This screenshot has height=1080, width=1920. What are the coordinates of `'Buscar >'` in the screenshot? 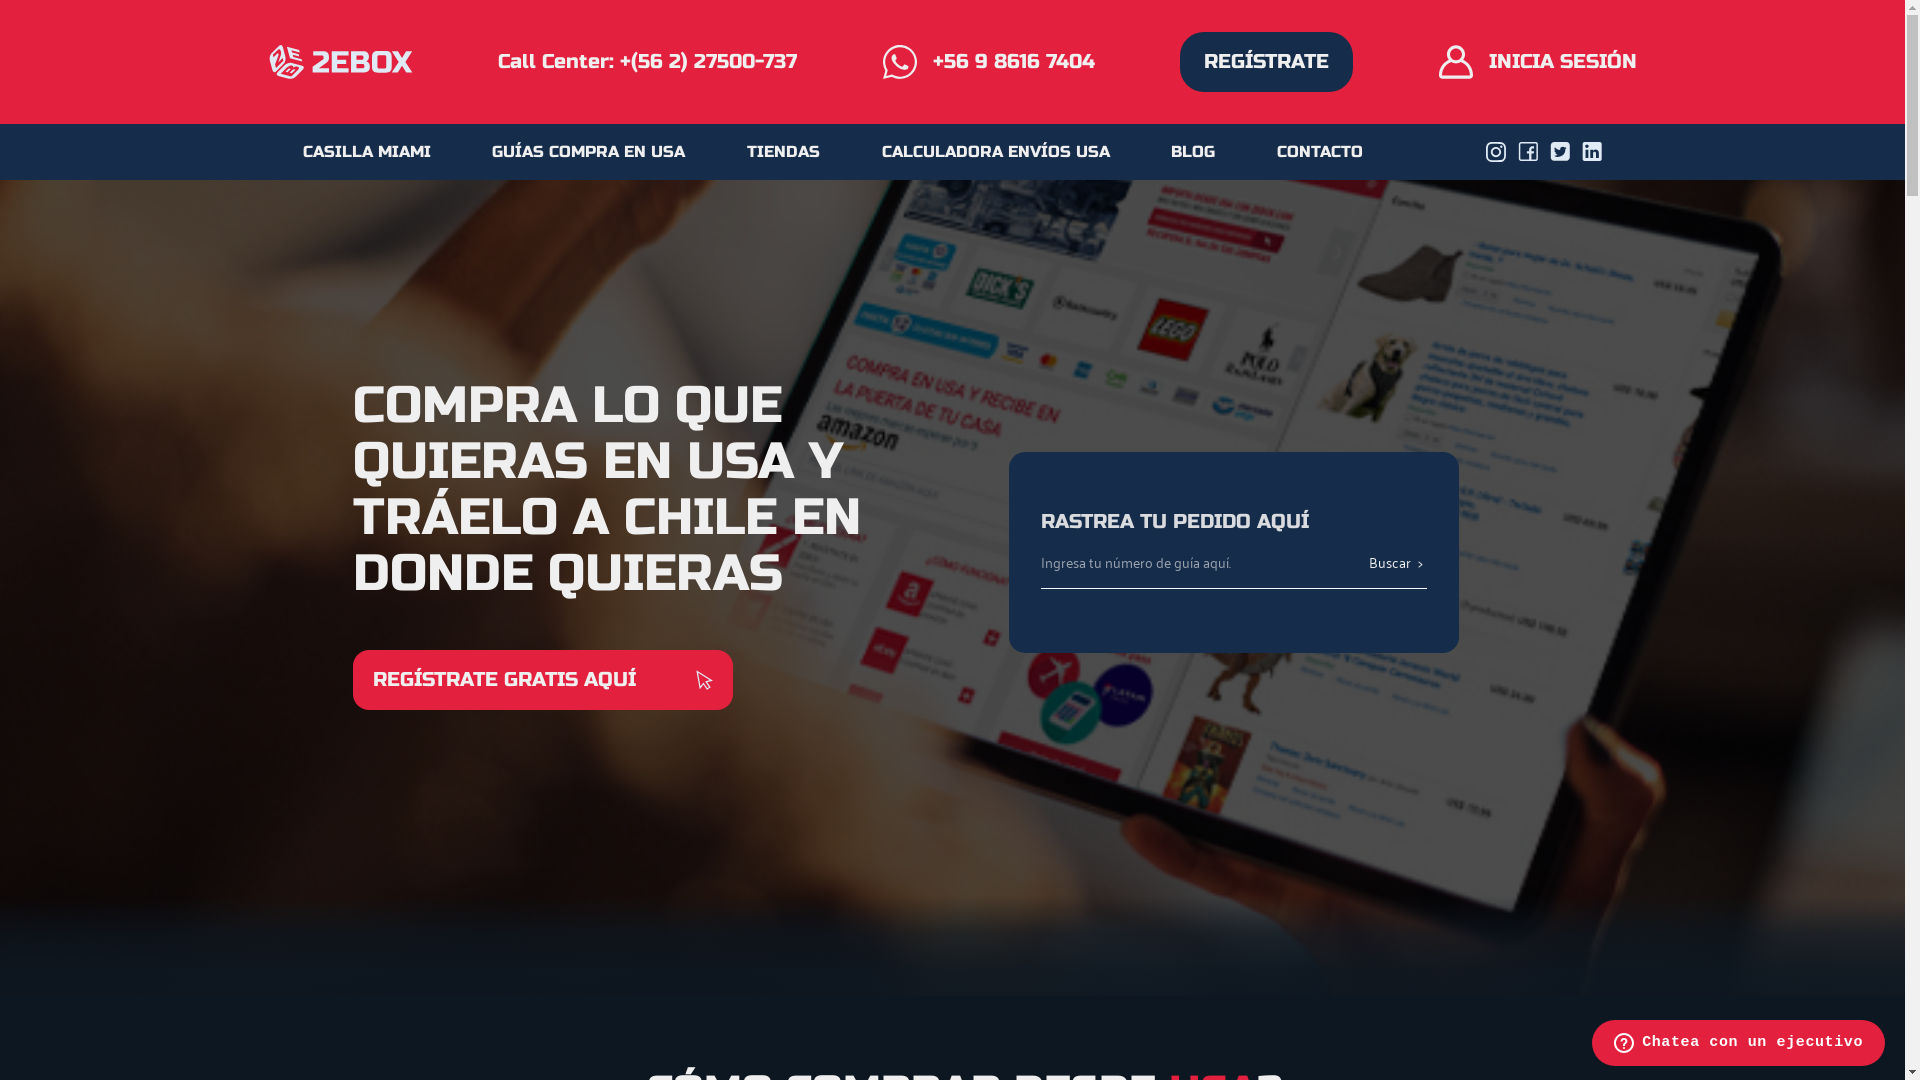 It's located at (1395, 562).